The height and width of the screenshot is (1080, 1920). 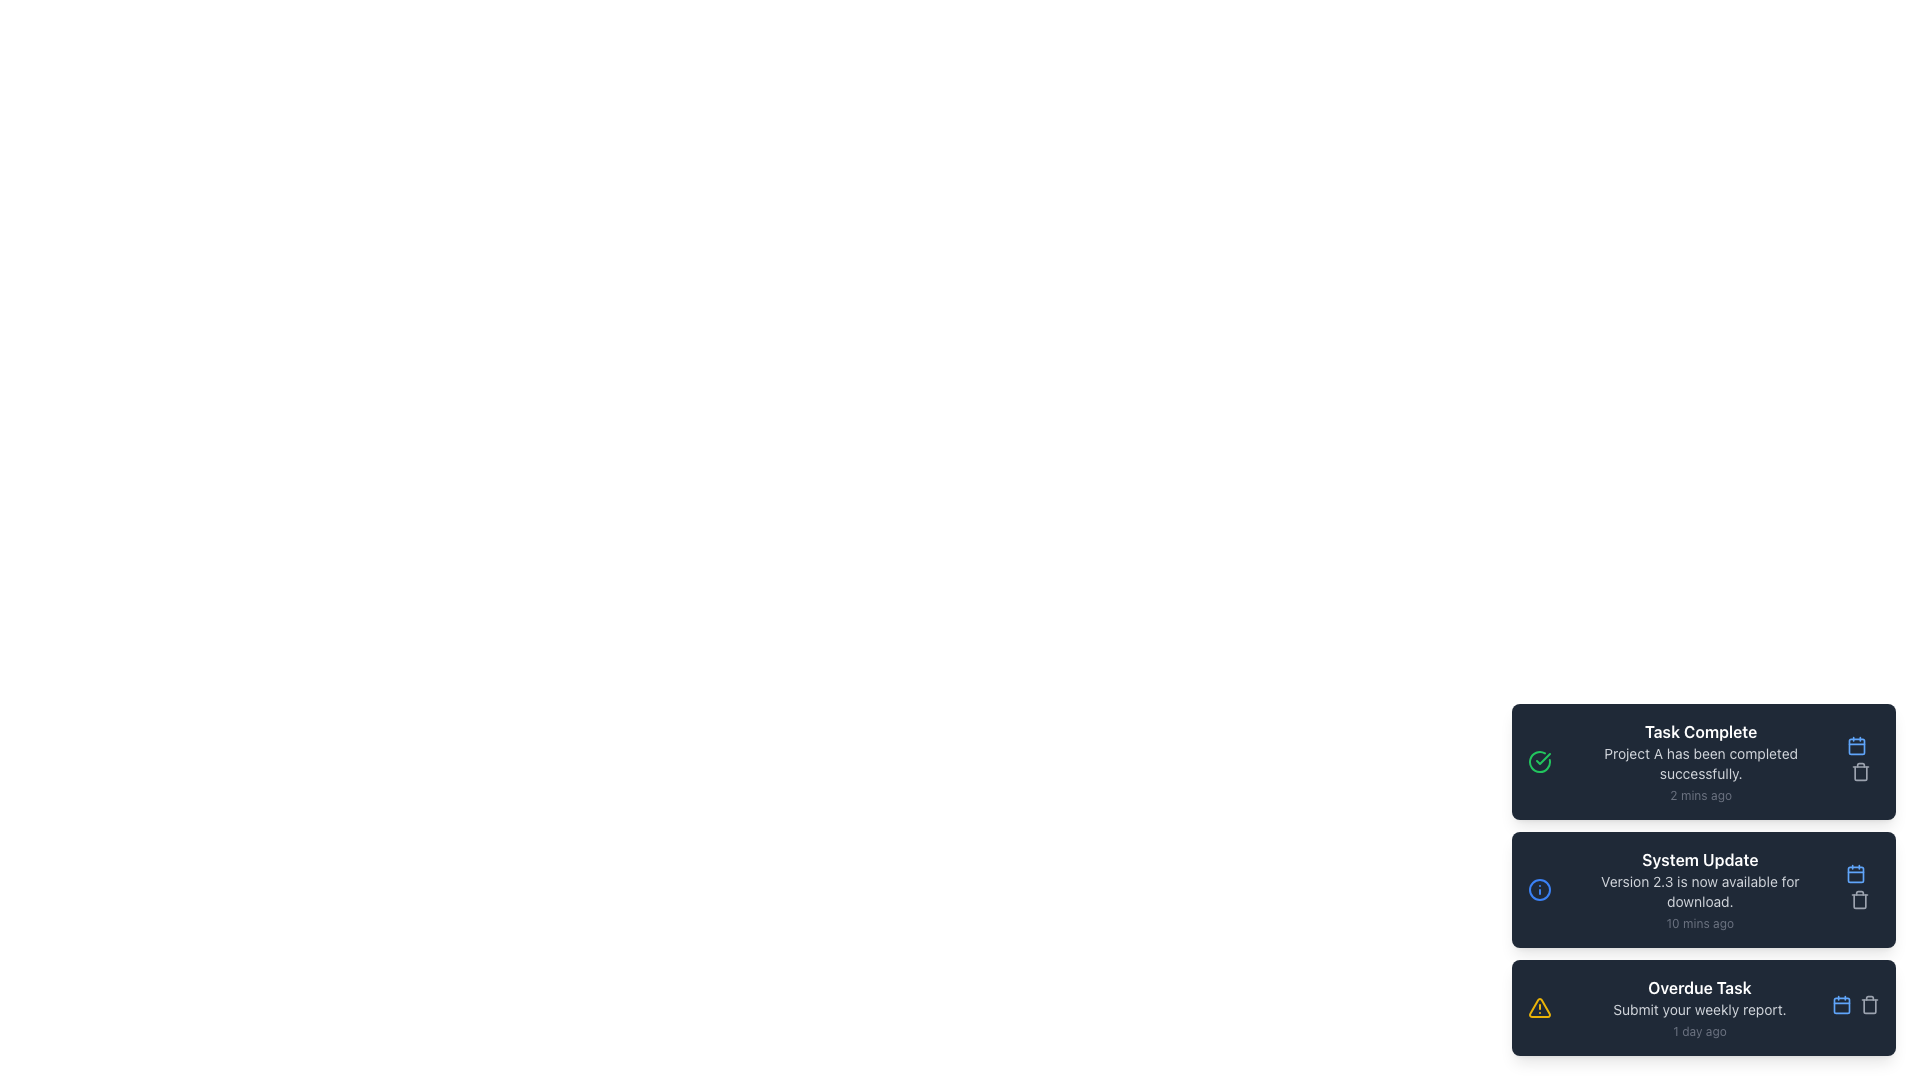 What do you see at coordinates (1860, 770) in the screenshot?
I see `the delete icon button located on the right side of the task notification` at bounding box center [1860, 770].